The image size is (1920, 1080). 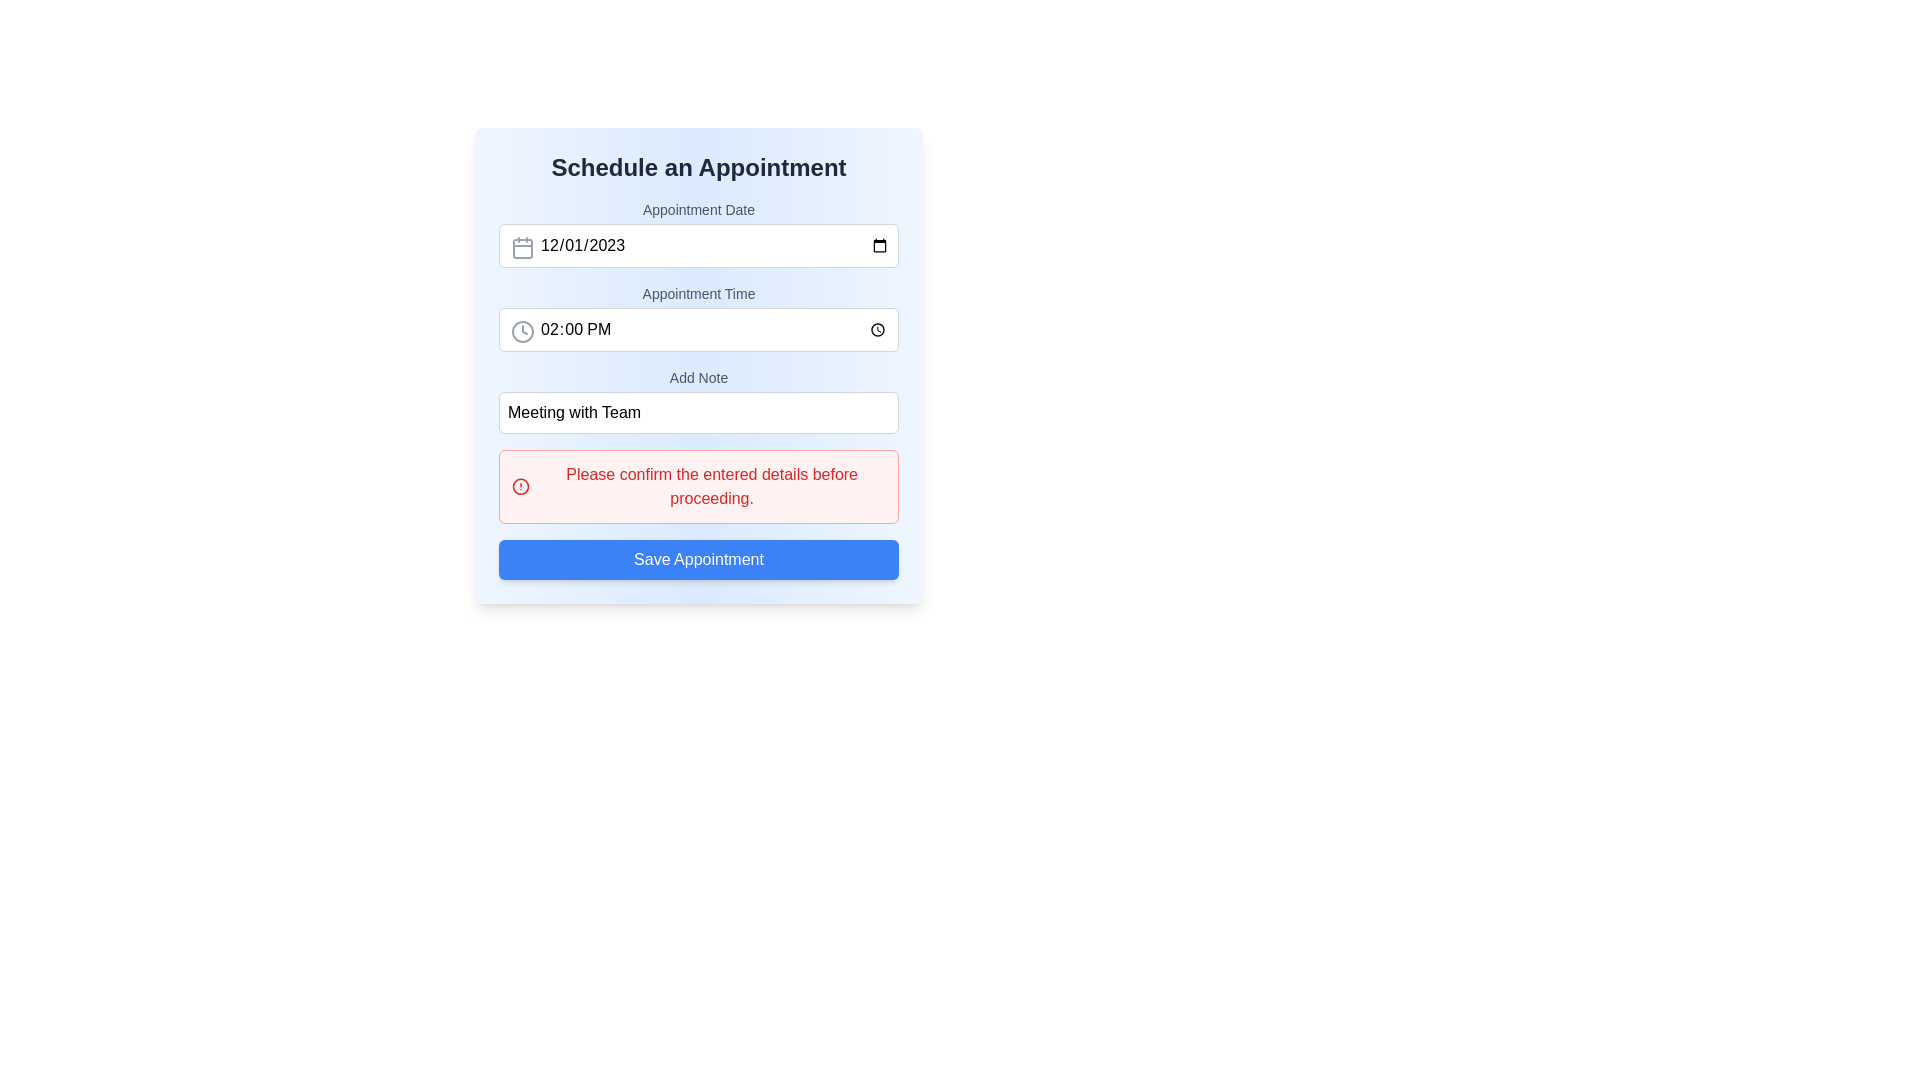 I want to click on the descriptive label for the time selector field located under the header 'Schedule an Appointment', positioned above the time selector labeled '02:00 PM', so click(x=699, y=293).